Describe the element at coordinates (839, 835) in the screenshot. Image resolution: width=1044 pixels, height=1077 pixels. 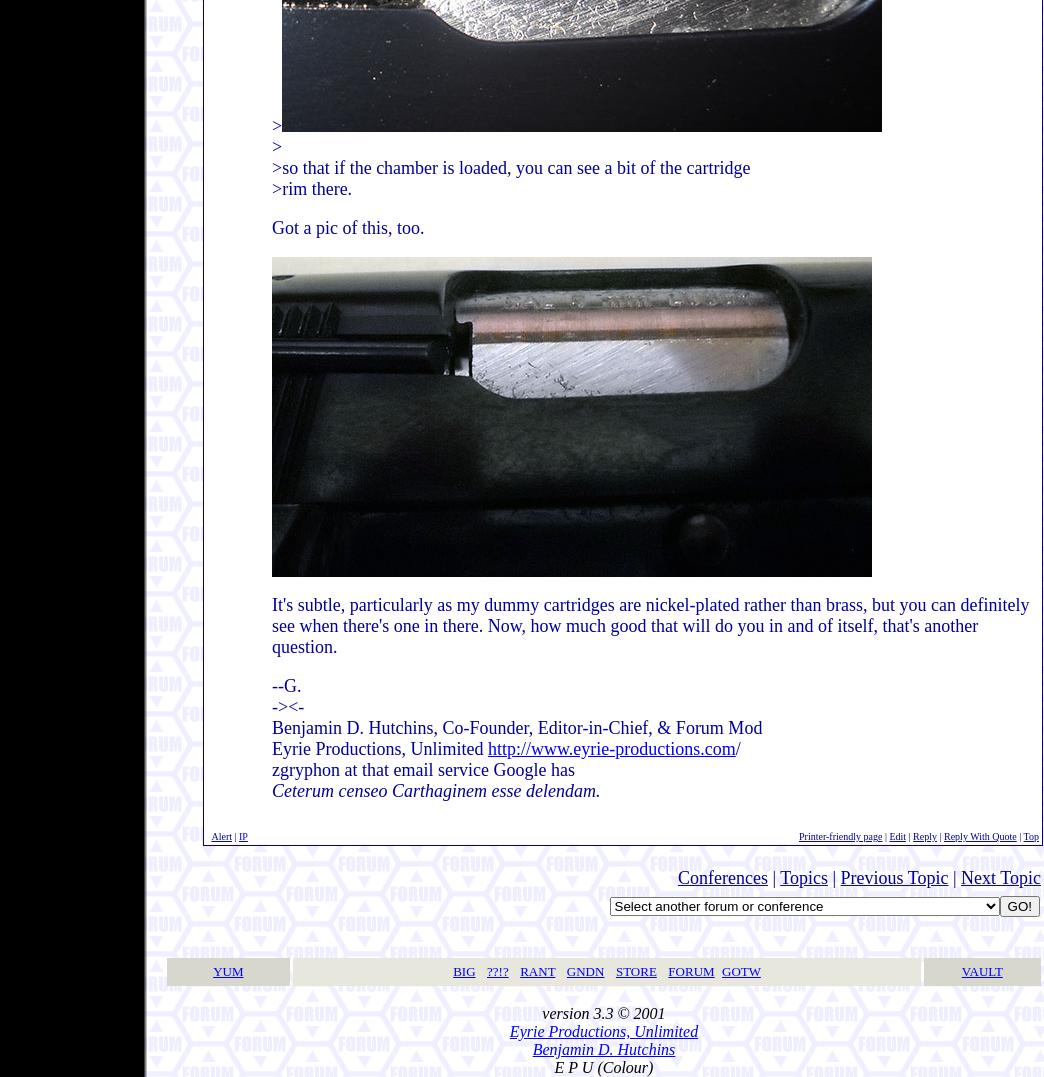
I see `'Printer-friendly page'` at that location.